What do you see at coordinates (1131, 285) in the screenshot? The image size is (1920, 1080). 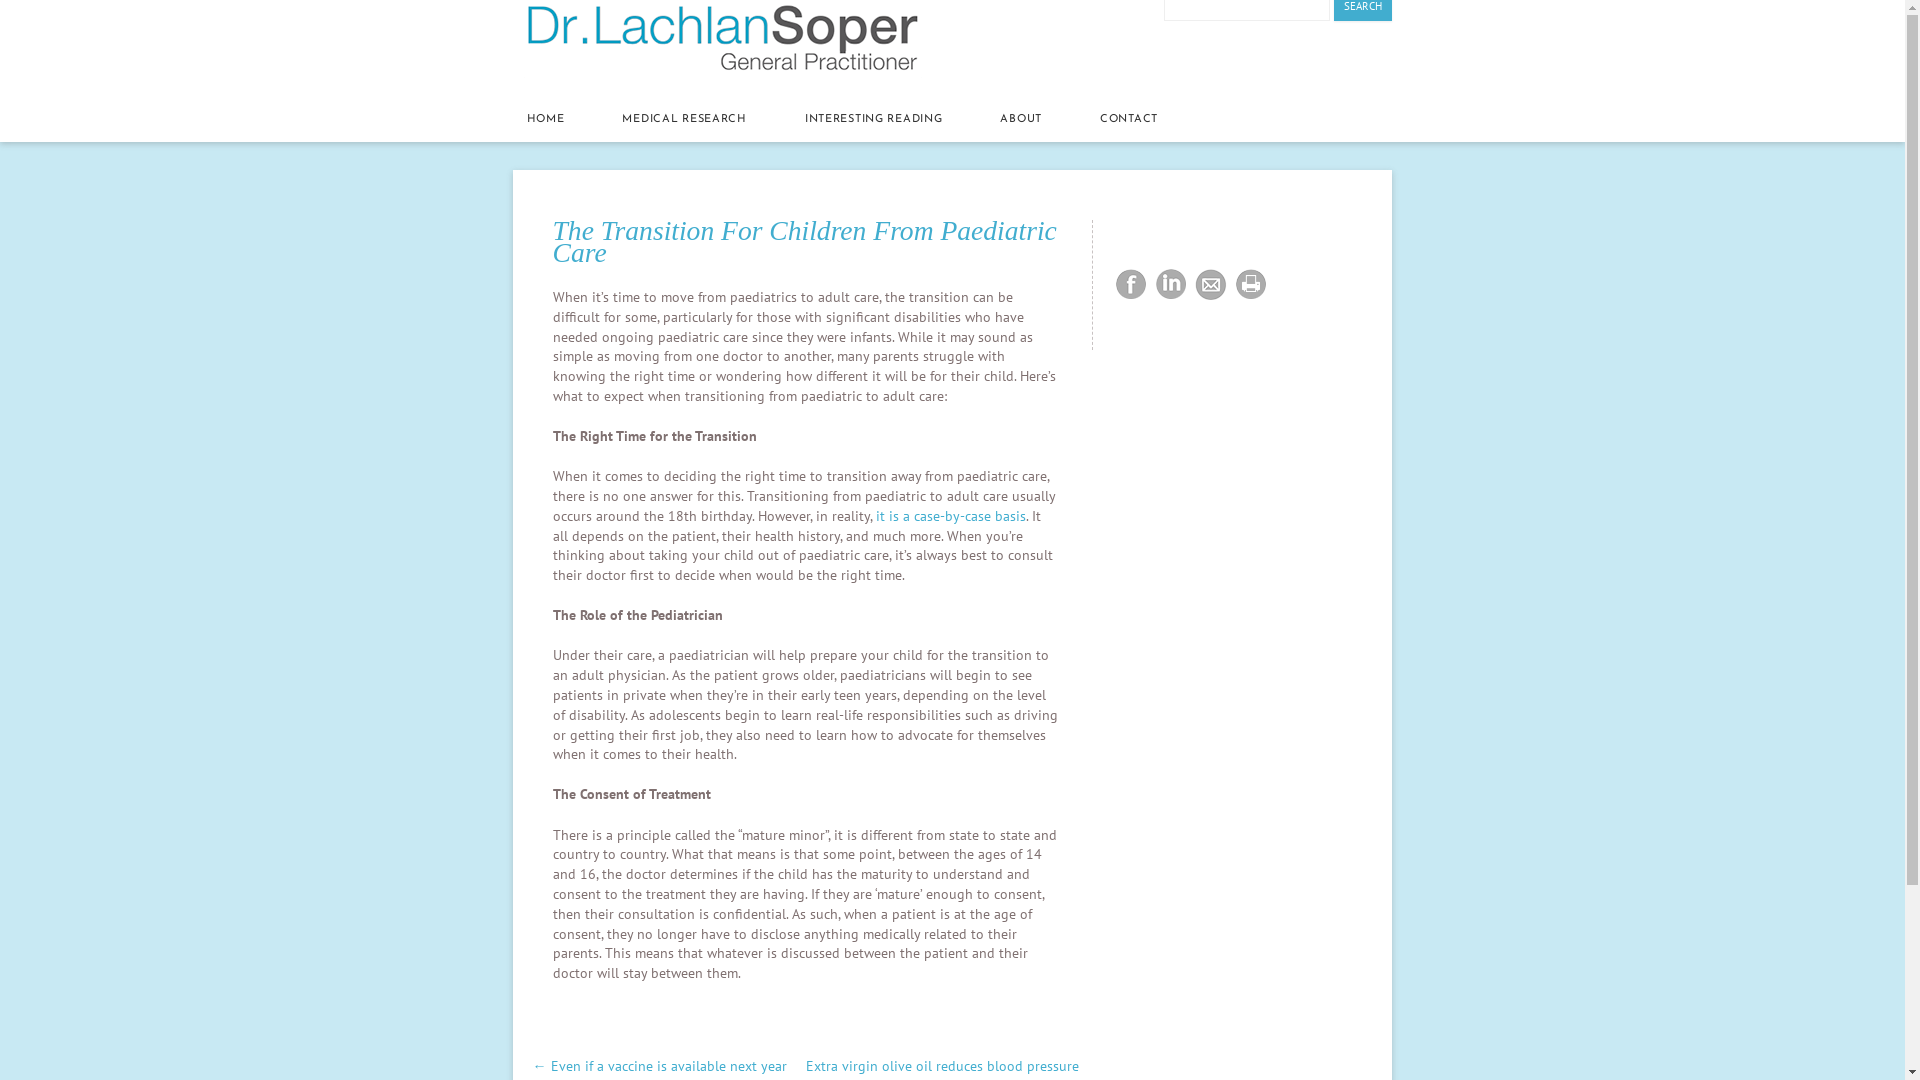 I see `'Facebook'` at bounding box center [1131, 285].